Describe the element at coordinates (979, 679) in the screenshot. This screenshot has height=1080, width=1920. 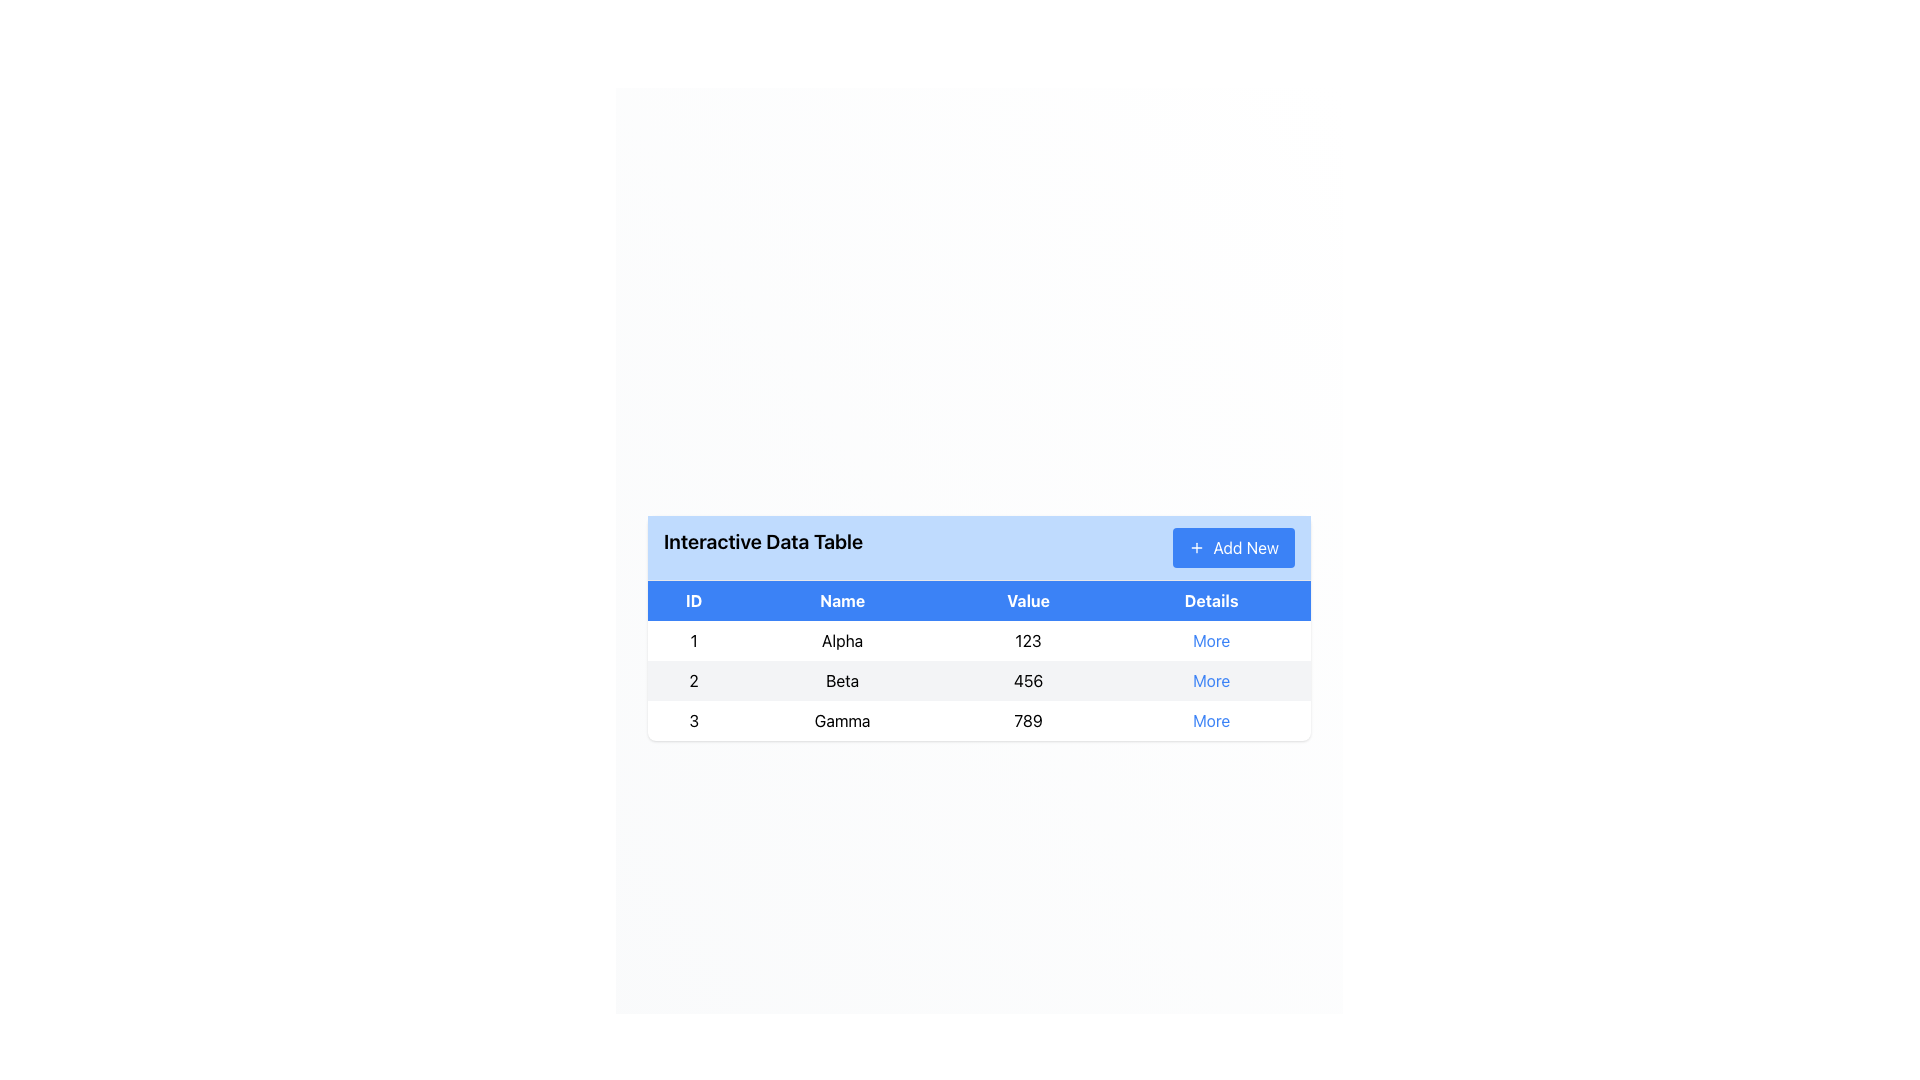
I see `the second row in the interactive data table containing the values '2', 'Beta', '456', and a link labeled 'More'` at that location.